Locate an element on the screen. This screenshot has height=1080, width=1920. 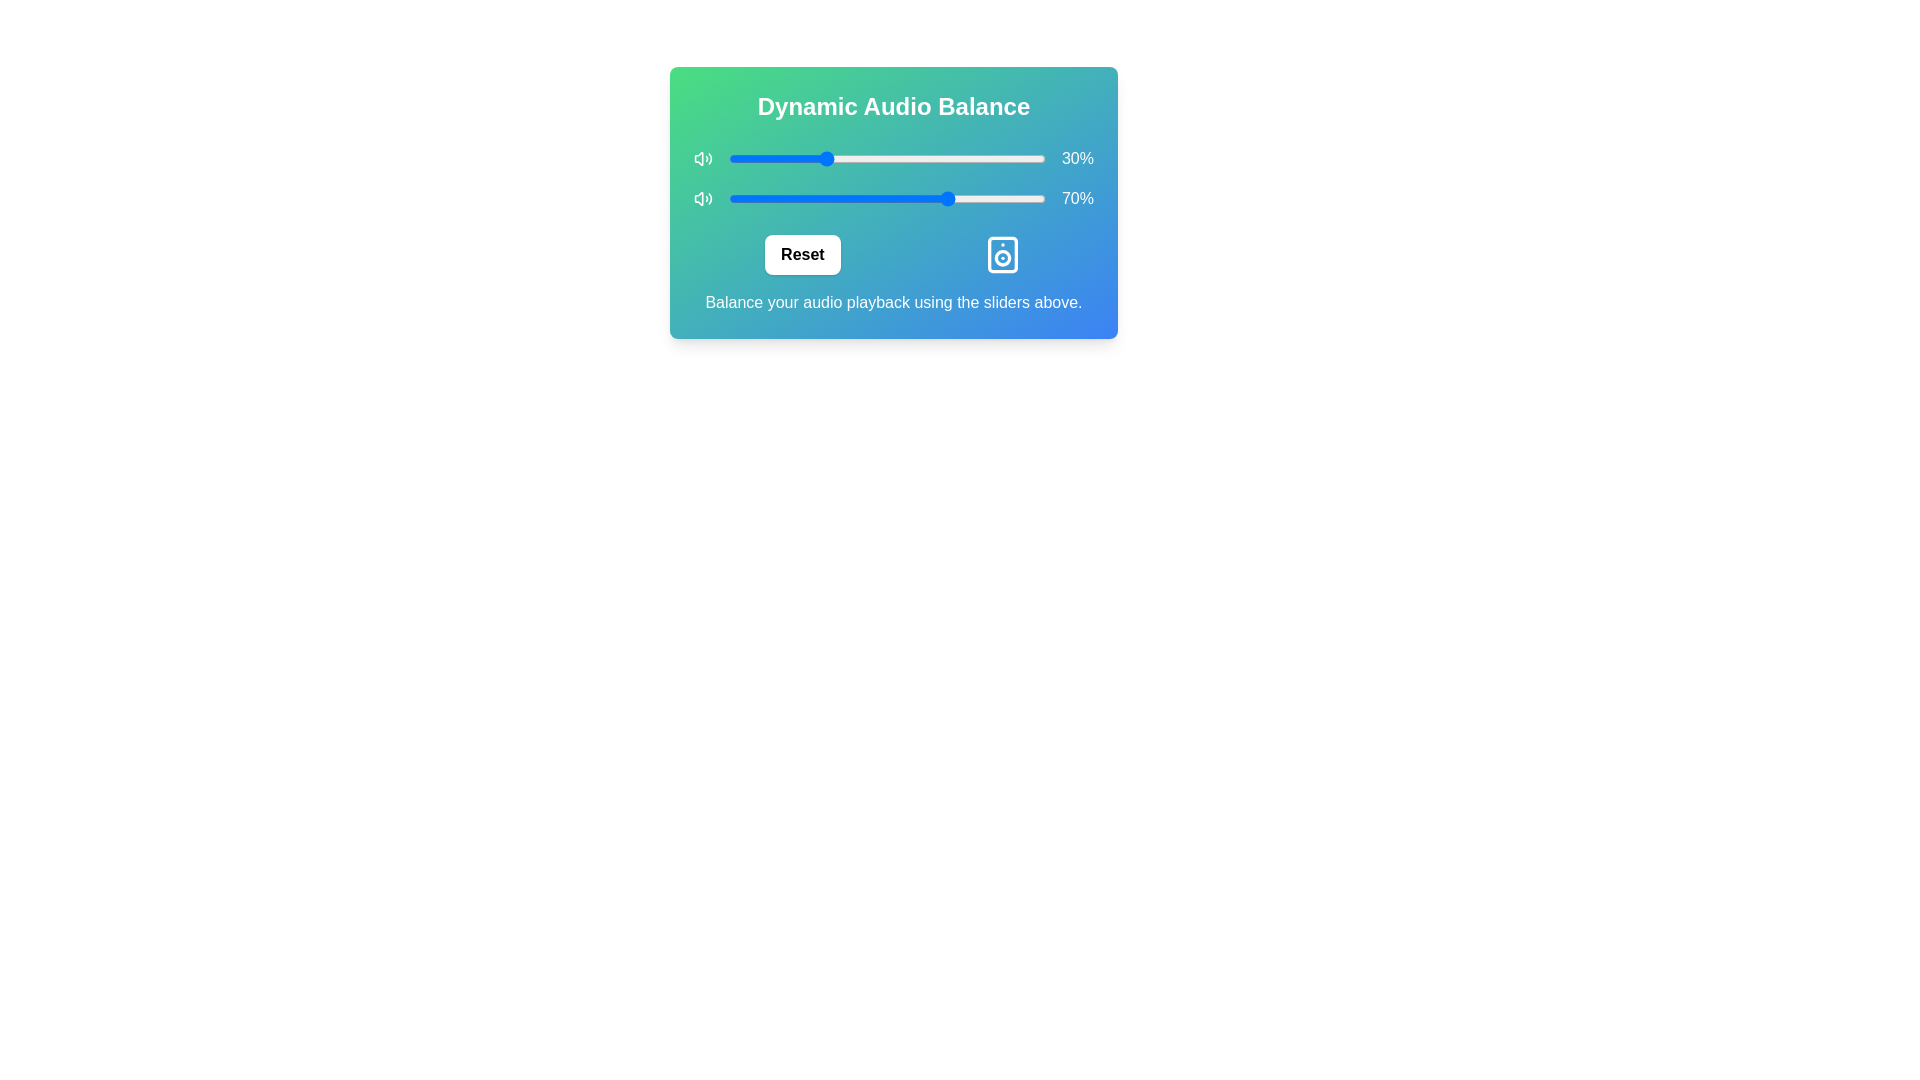
the slider is located at coordinates (1035, 157).